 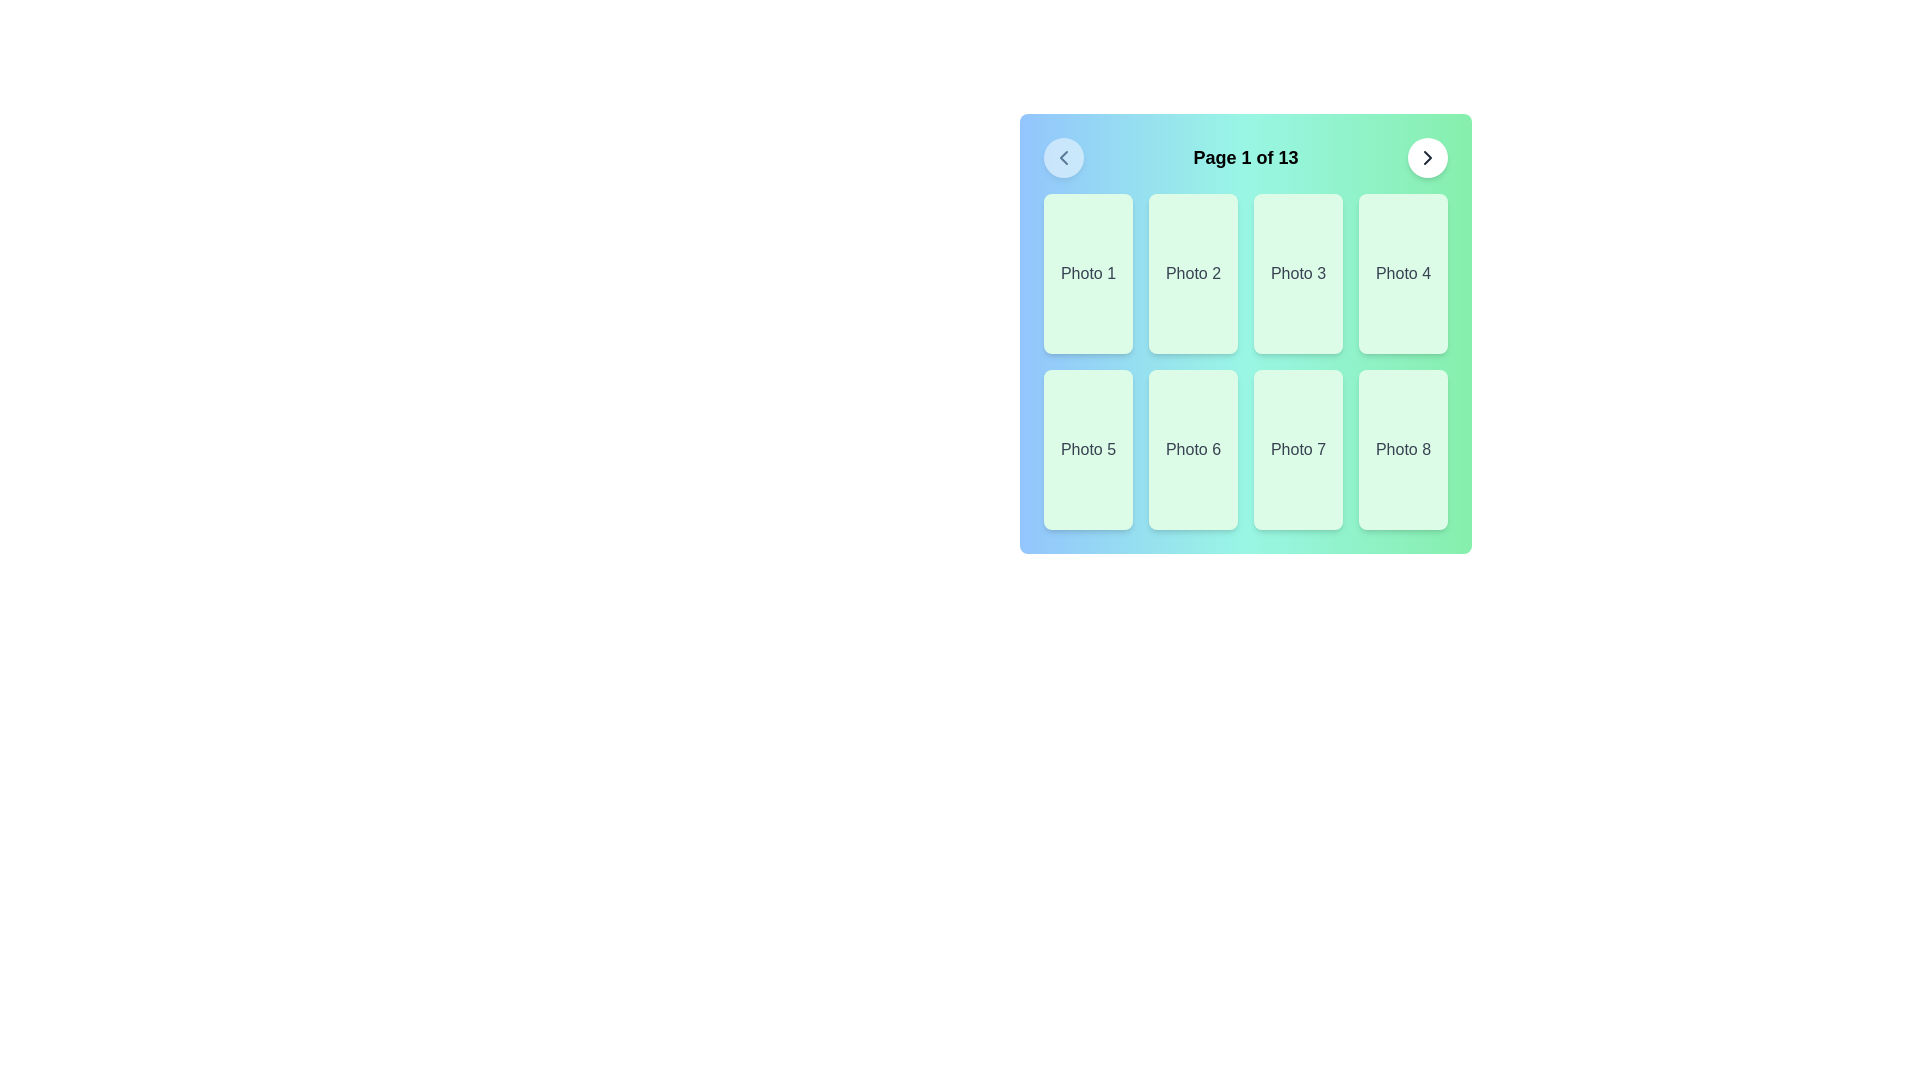 I want to click on the visual display element resembling a green card with rounded corners and the text 'Photo 5' in gray, located in the second row and first column of a grid layout, so click(x=1087, y=450).